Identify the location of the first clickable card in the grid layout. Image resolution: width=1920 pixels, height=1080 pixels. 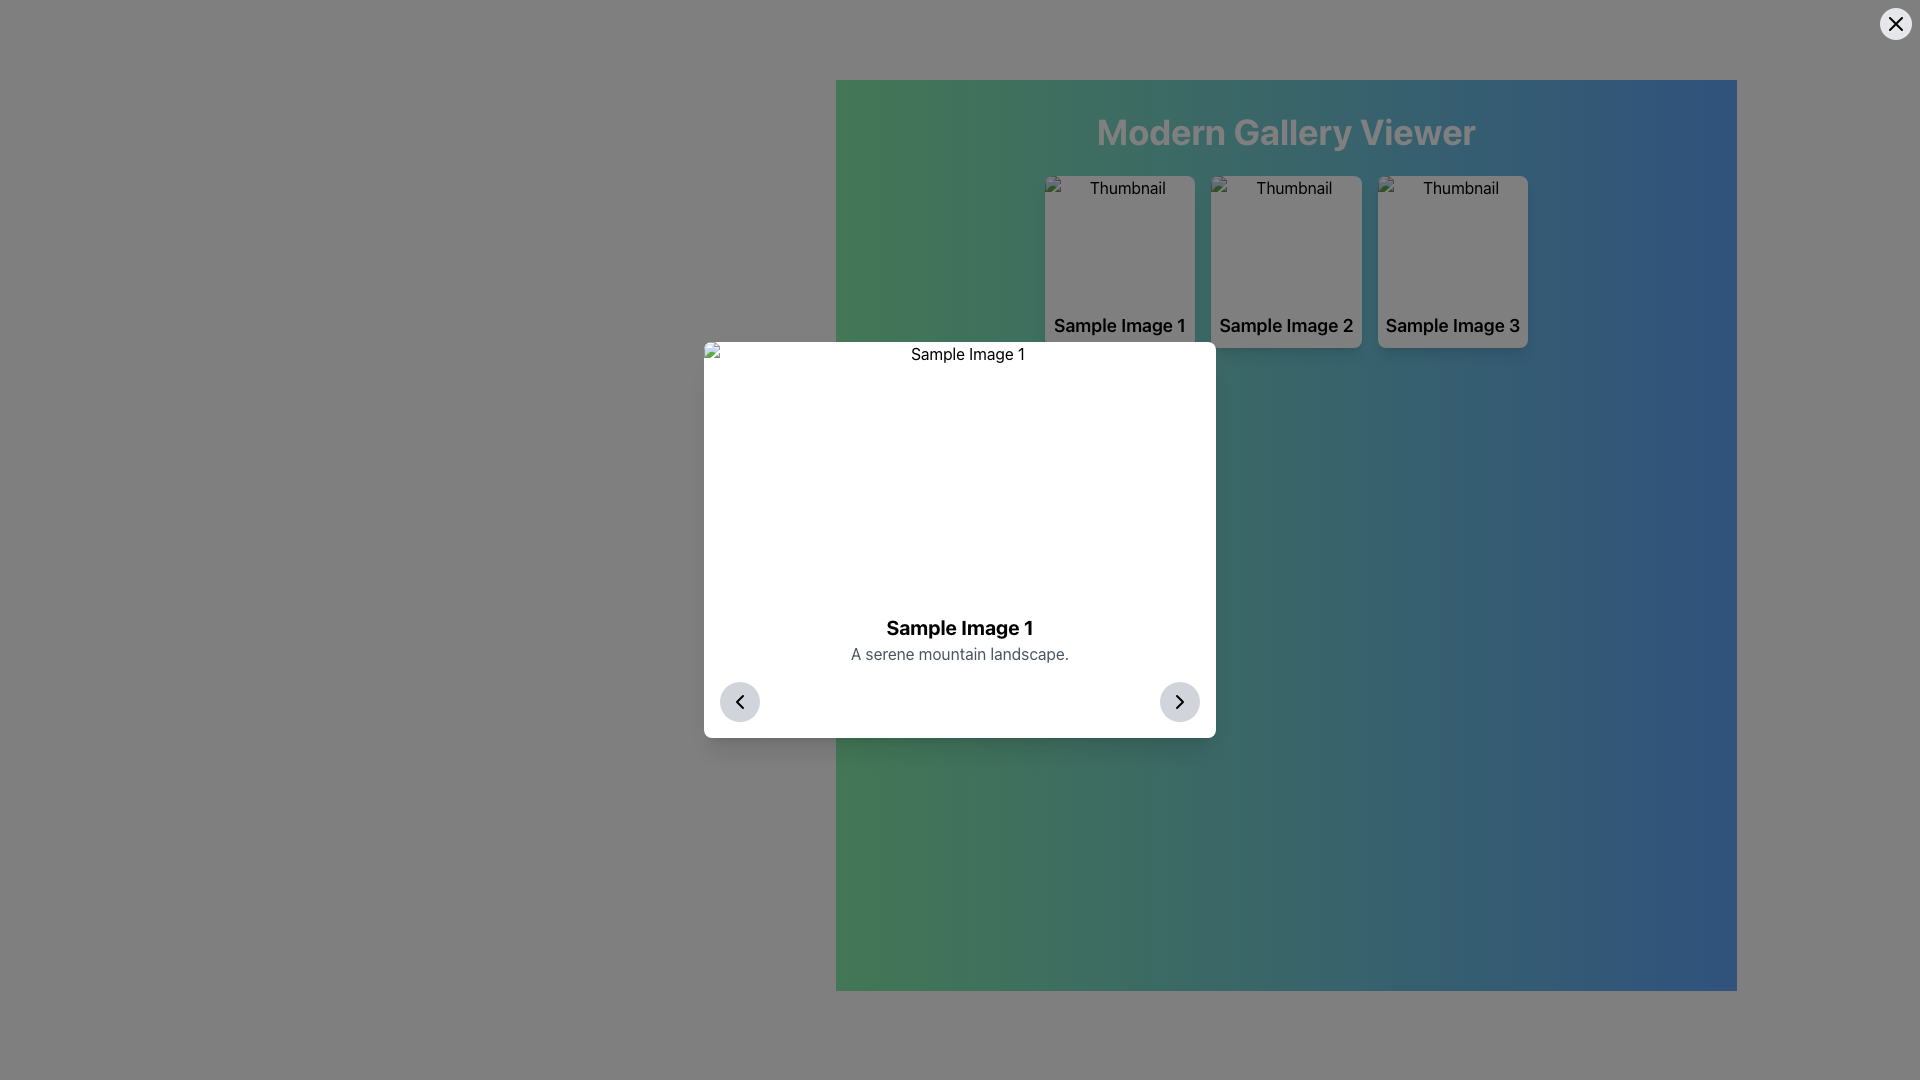
(1117, 261).